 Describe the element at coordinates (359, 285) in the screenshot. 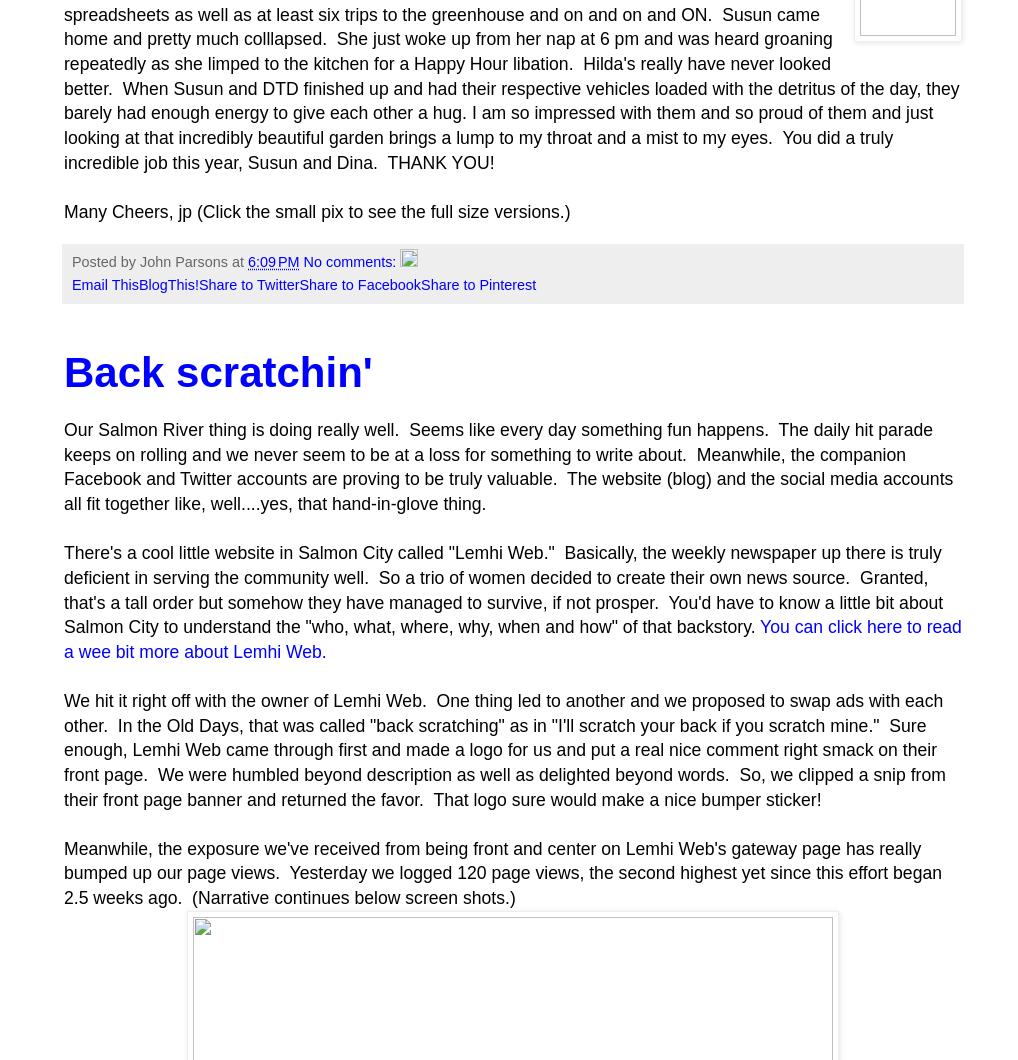

I see `'Share to Facebook'` at that location.